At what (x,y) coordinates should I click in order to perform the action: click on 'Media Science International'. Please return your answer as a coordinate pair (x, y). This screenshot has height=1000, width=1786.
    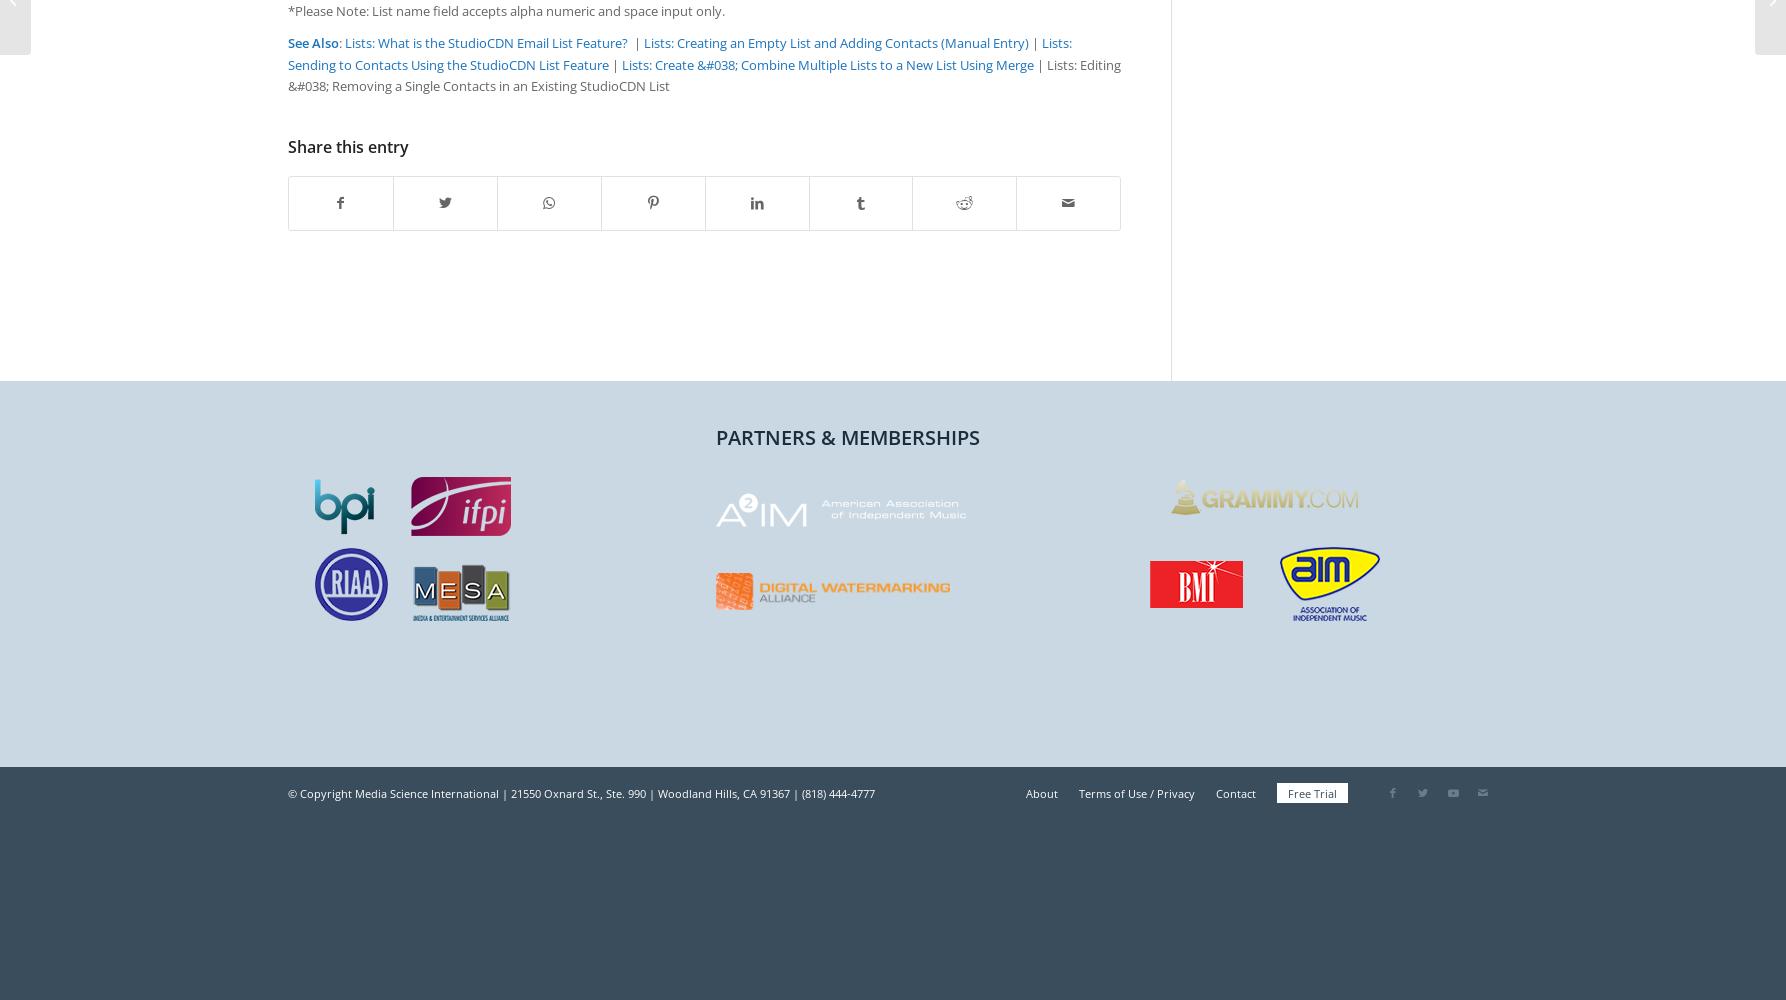
    Looking at the image, I should click on (427, 793).